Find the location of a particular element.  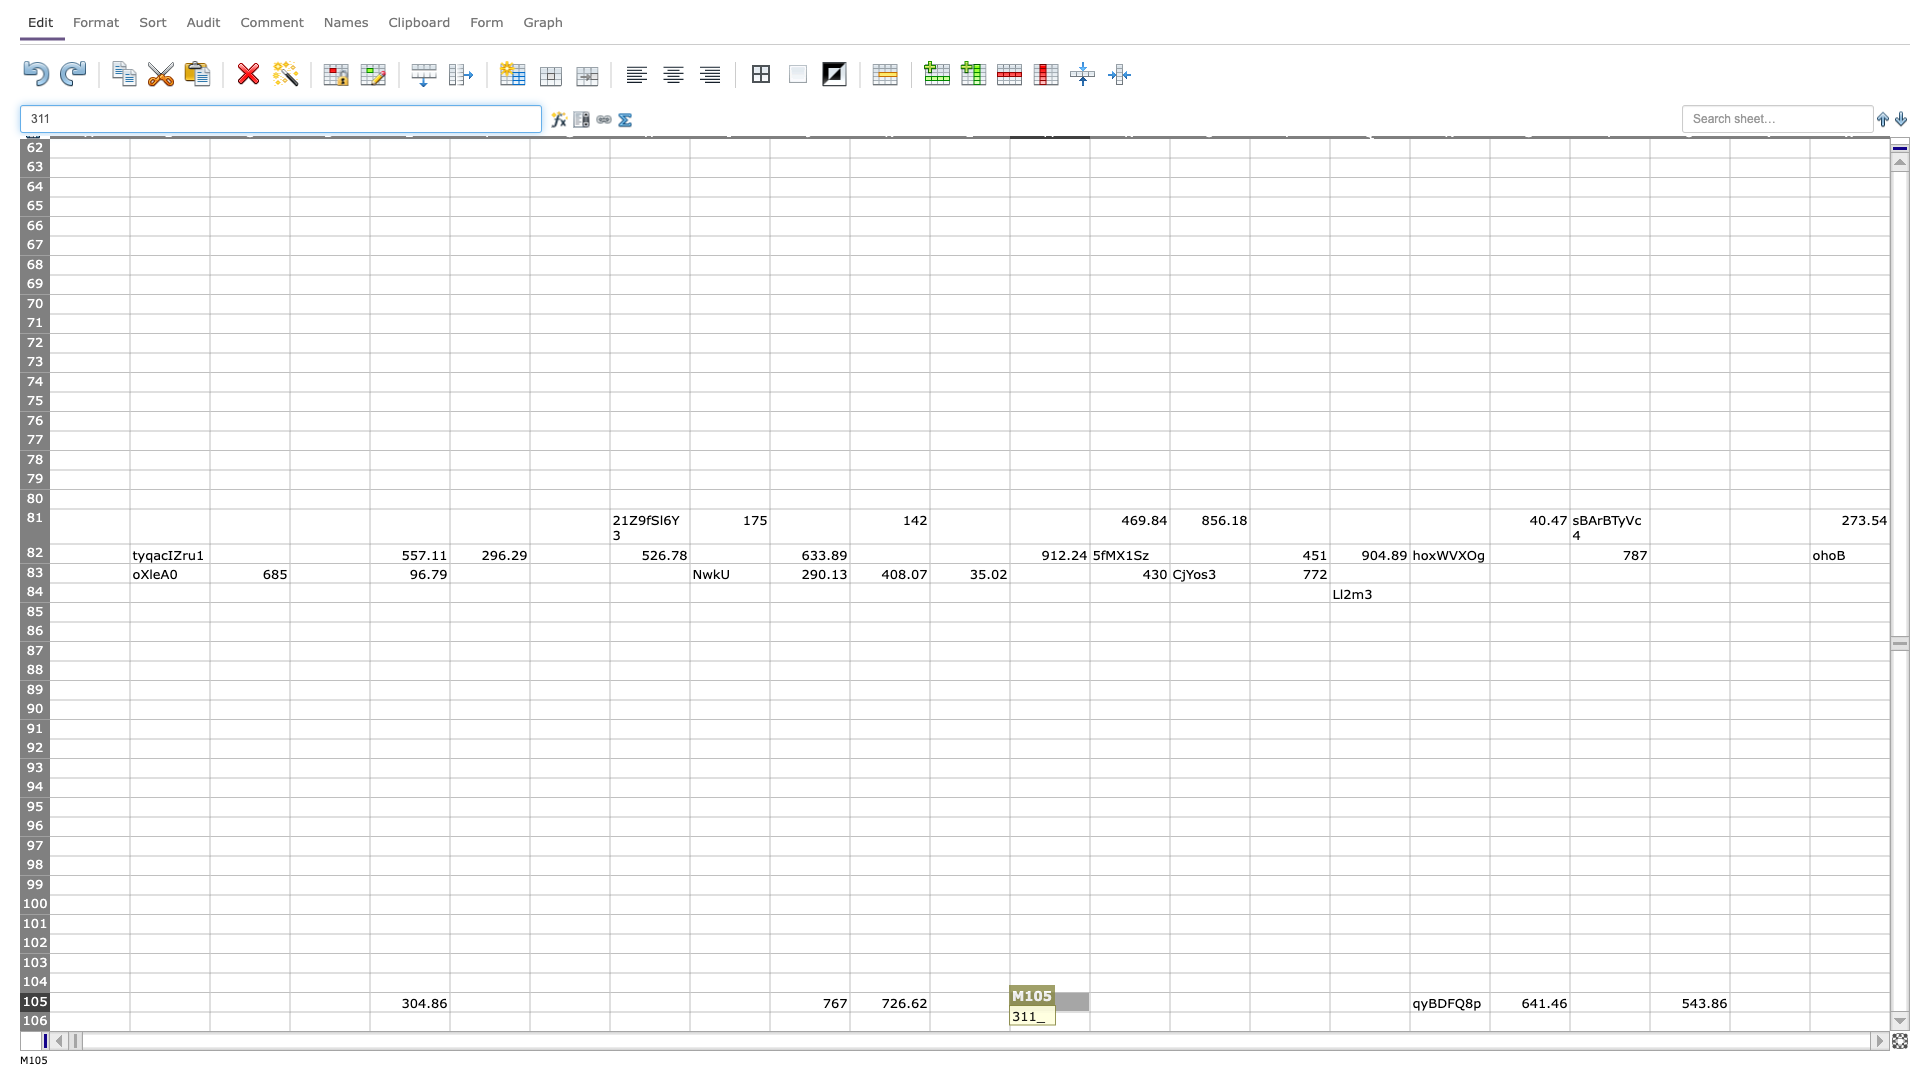

Right boundary of cell N106 is located at coordinates (1170, 1021).